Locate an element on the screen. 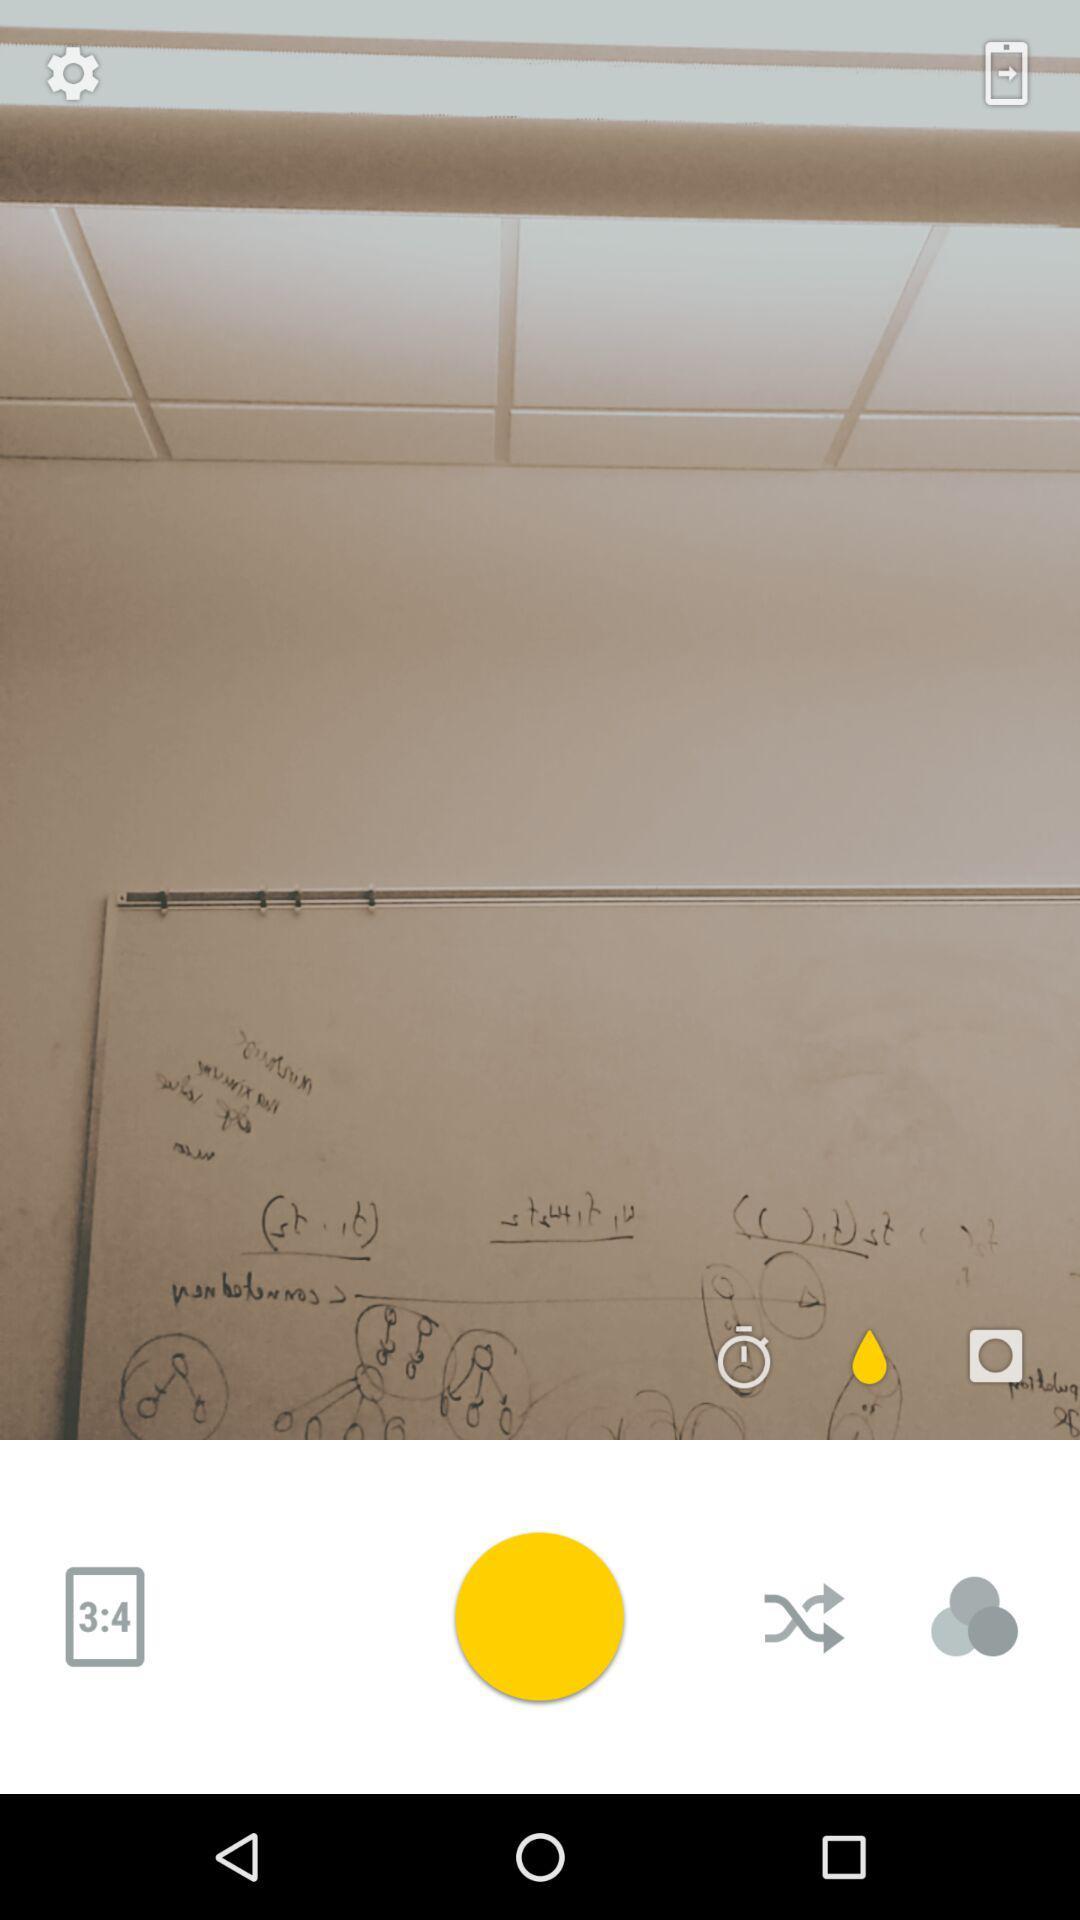 This screenshot has width=1080, height=1920. acess phone is located at coordinates (1006, 73).